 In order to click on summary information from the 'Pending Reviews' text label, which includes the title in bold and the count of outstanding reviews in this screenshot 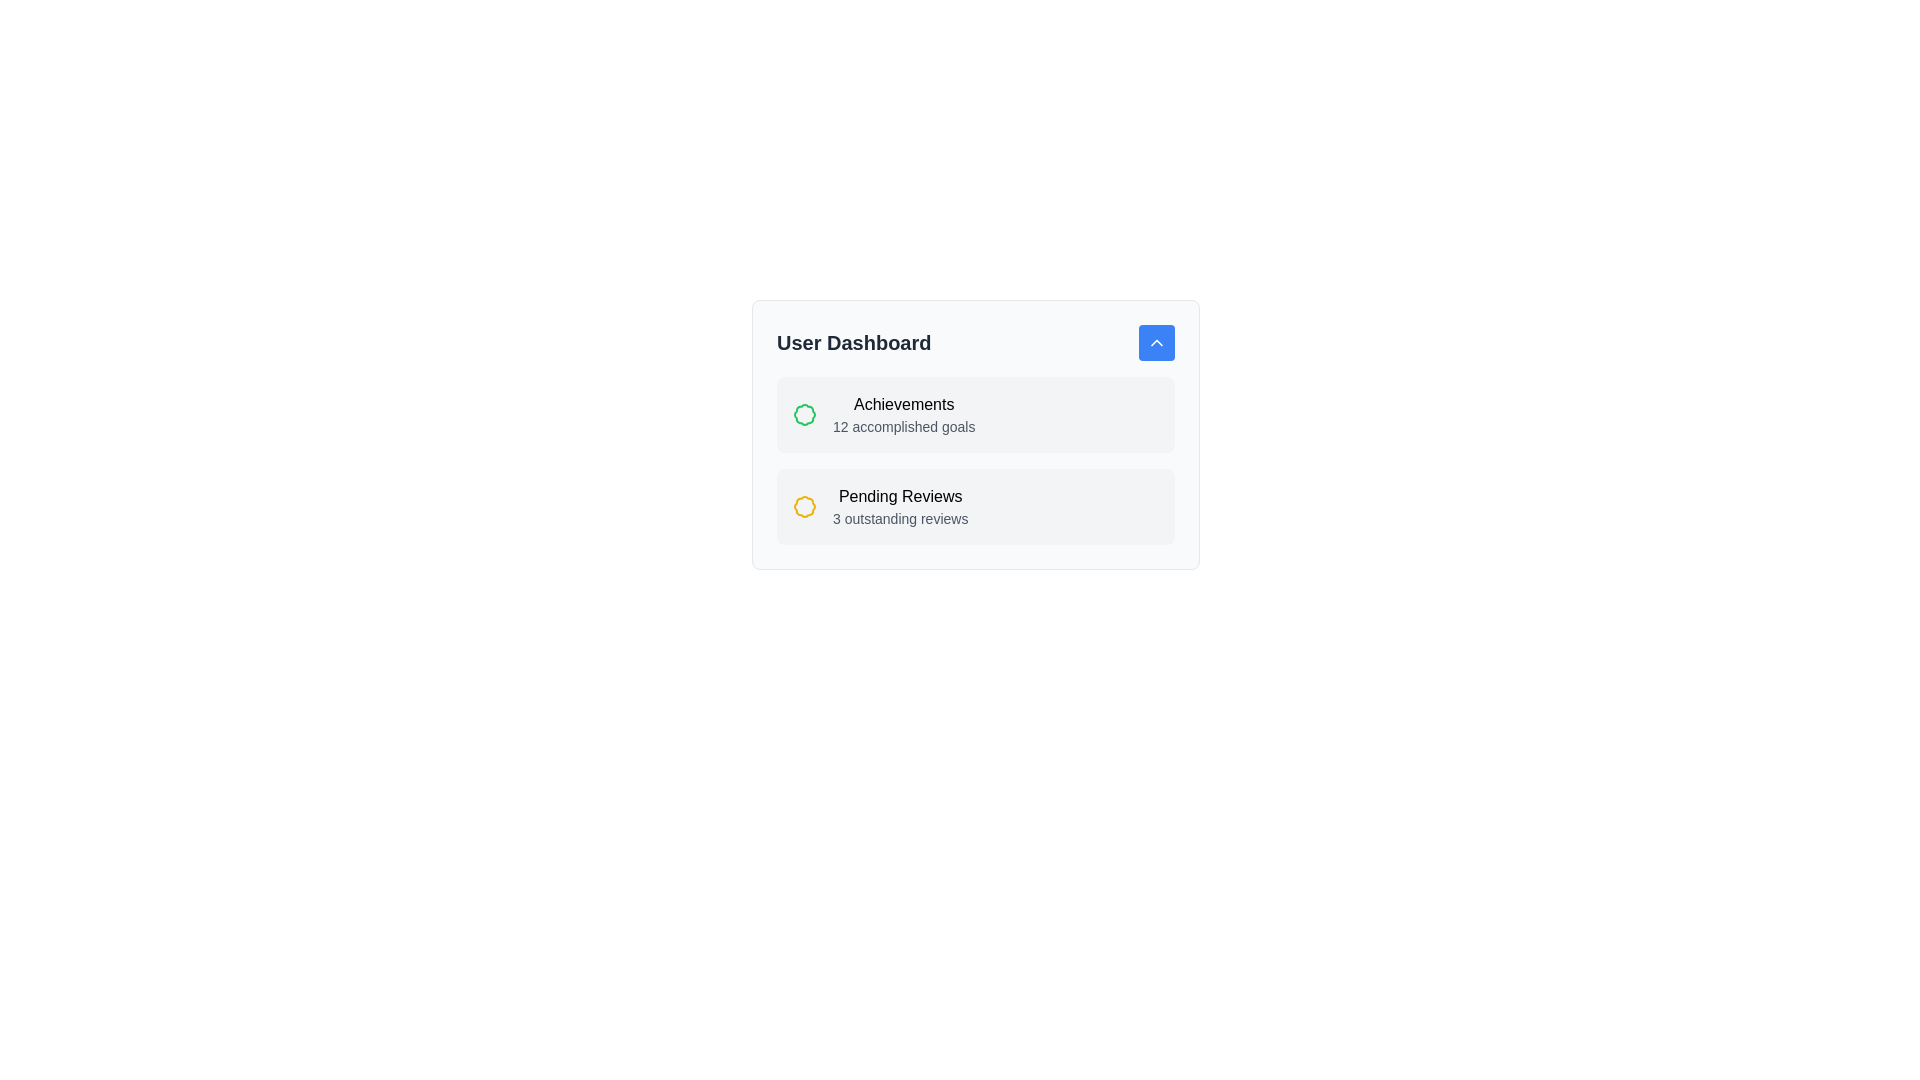, I will do `click(899, 505)`.